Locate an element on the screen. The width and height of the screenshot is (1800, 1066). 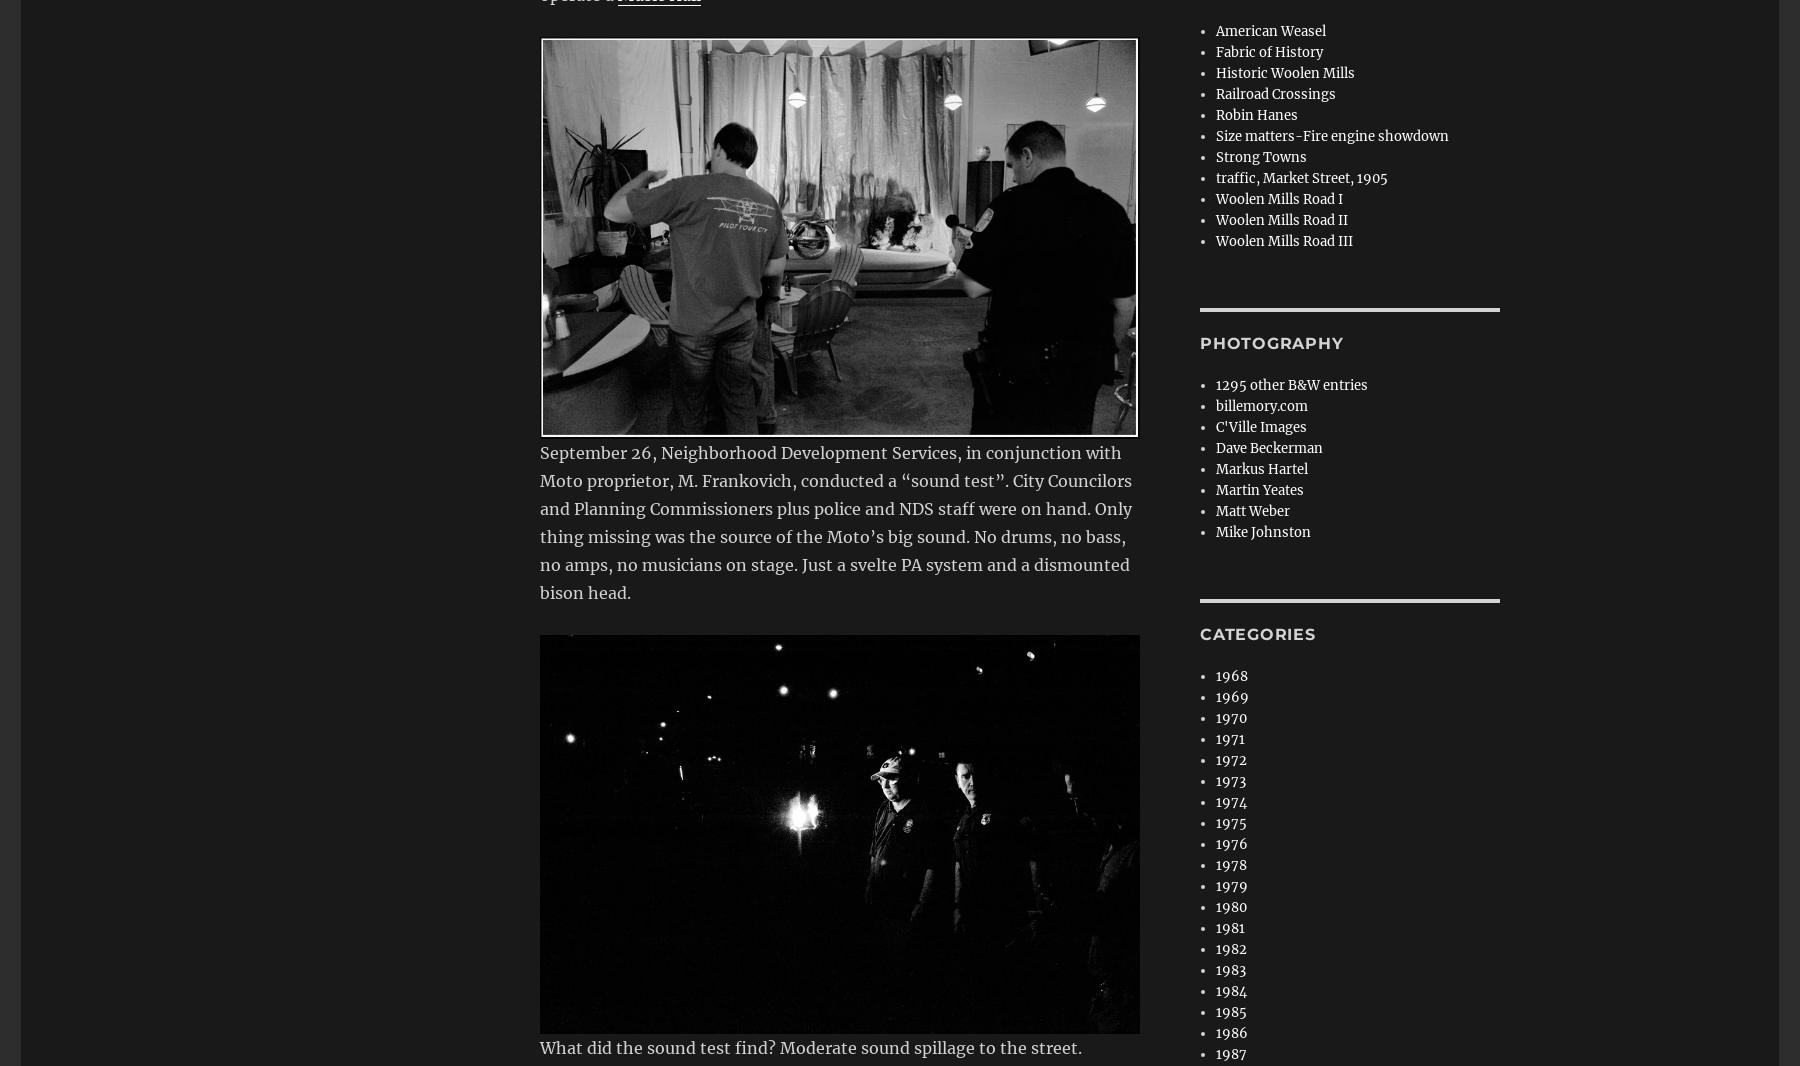
'Woolen Mills Road II' is located at coordinates (1215, 219).